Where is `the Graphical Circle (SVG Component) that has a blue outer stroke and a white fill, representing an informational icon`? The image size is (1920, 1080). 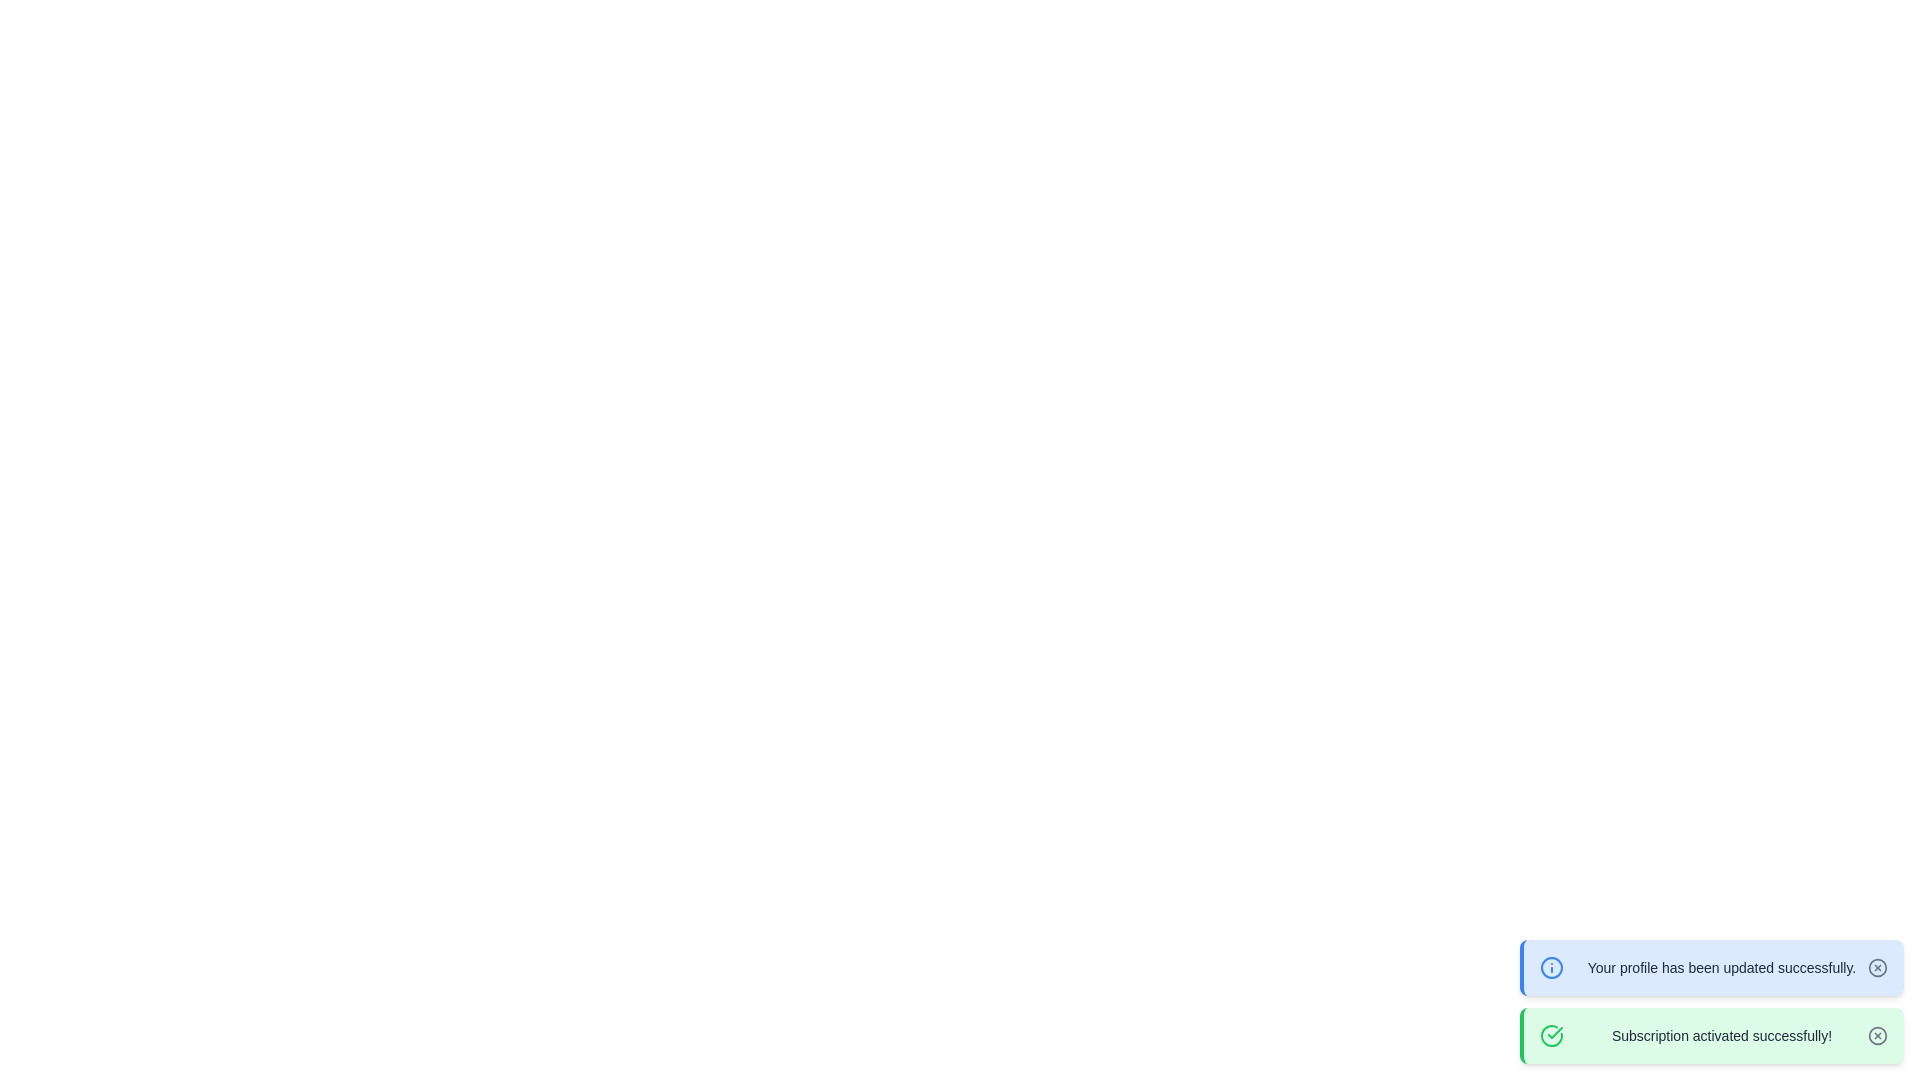
the Graphical Circle (SVG Component) that has a blue outer stroke and a white fill, representing an informational icon is located at coordinates (1550, 967).